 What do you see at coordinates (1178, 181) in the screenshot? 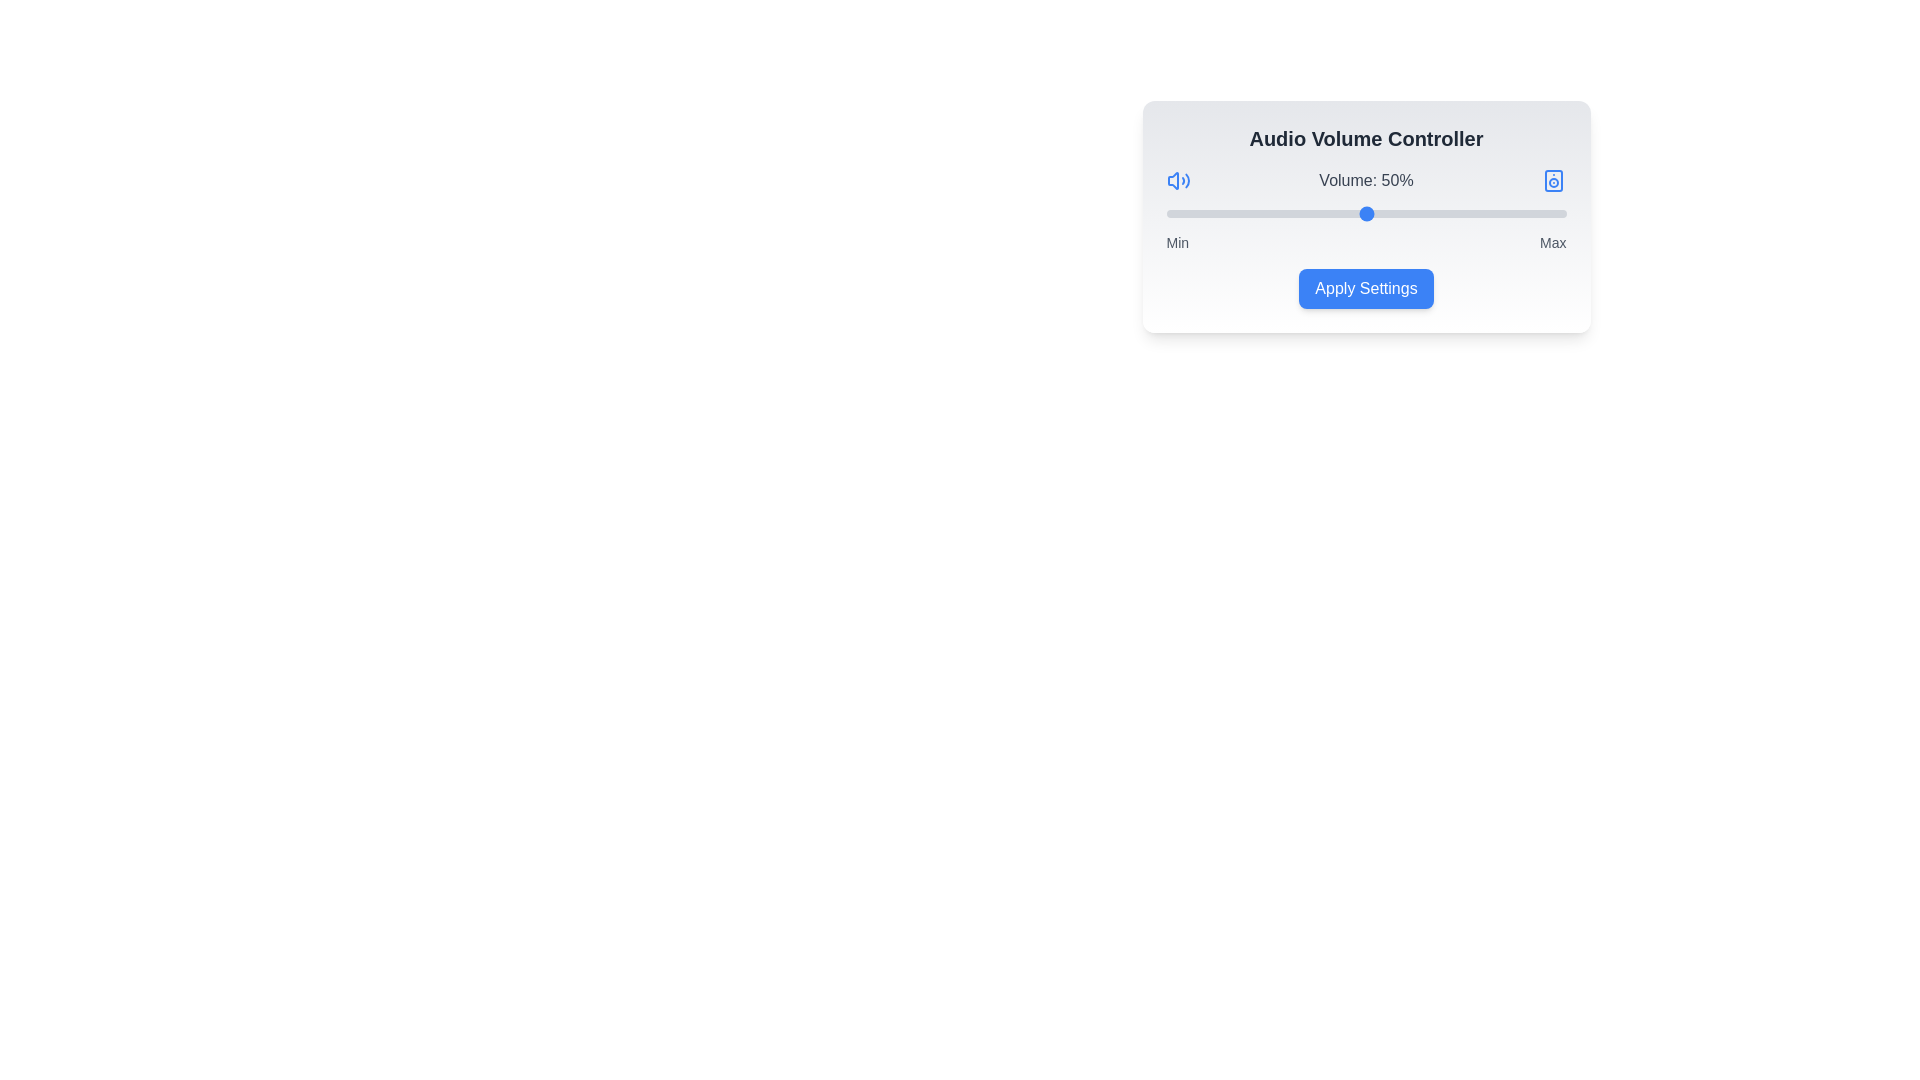
I see `the volume icon to toggle mute/unmute` at bounding box center [1178, 181].